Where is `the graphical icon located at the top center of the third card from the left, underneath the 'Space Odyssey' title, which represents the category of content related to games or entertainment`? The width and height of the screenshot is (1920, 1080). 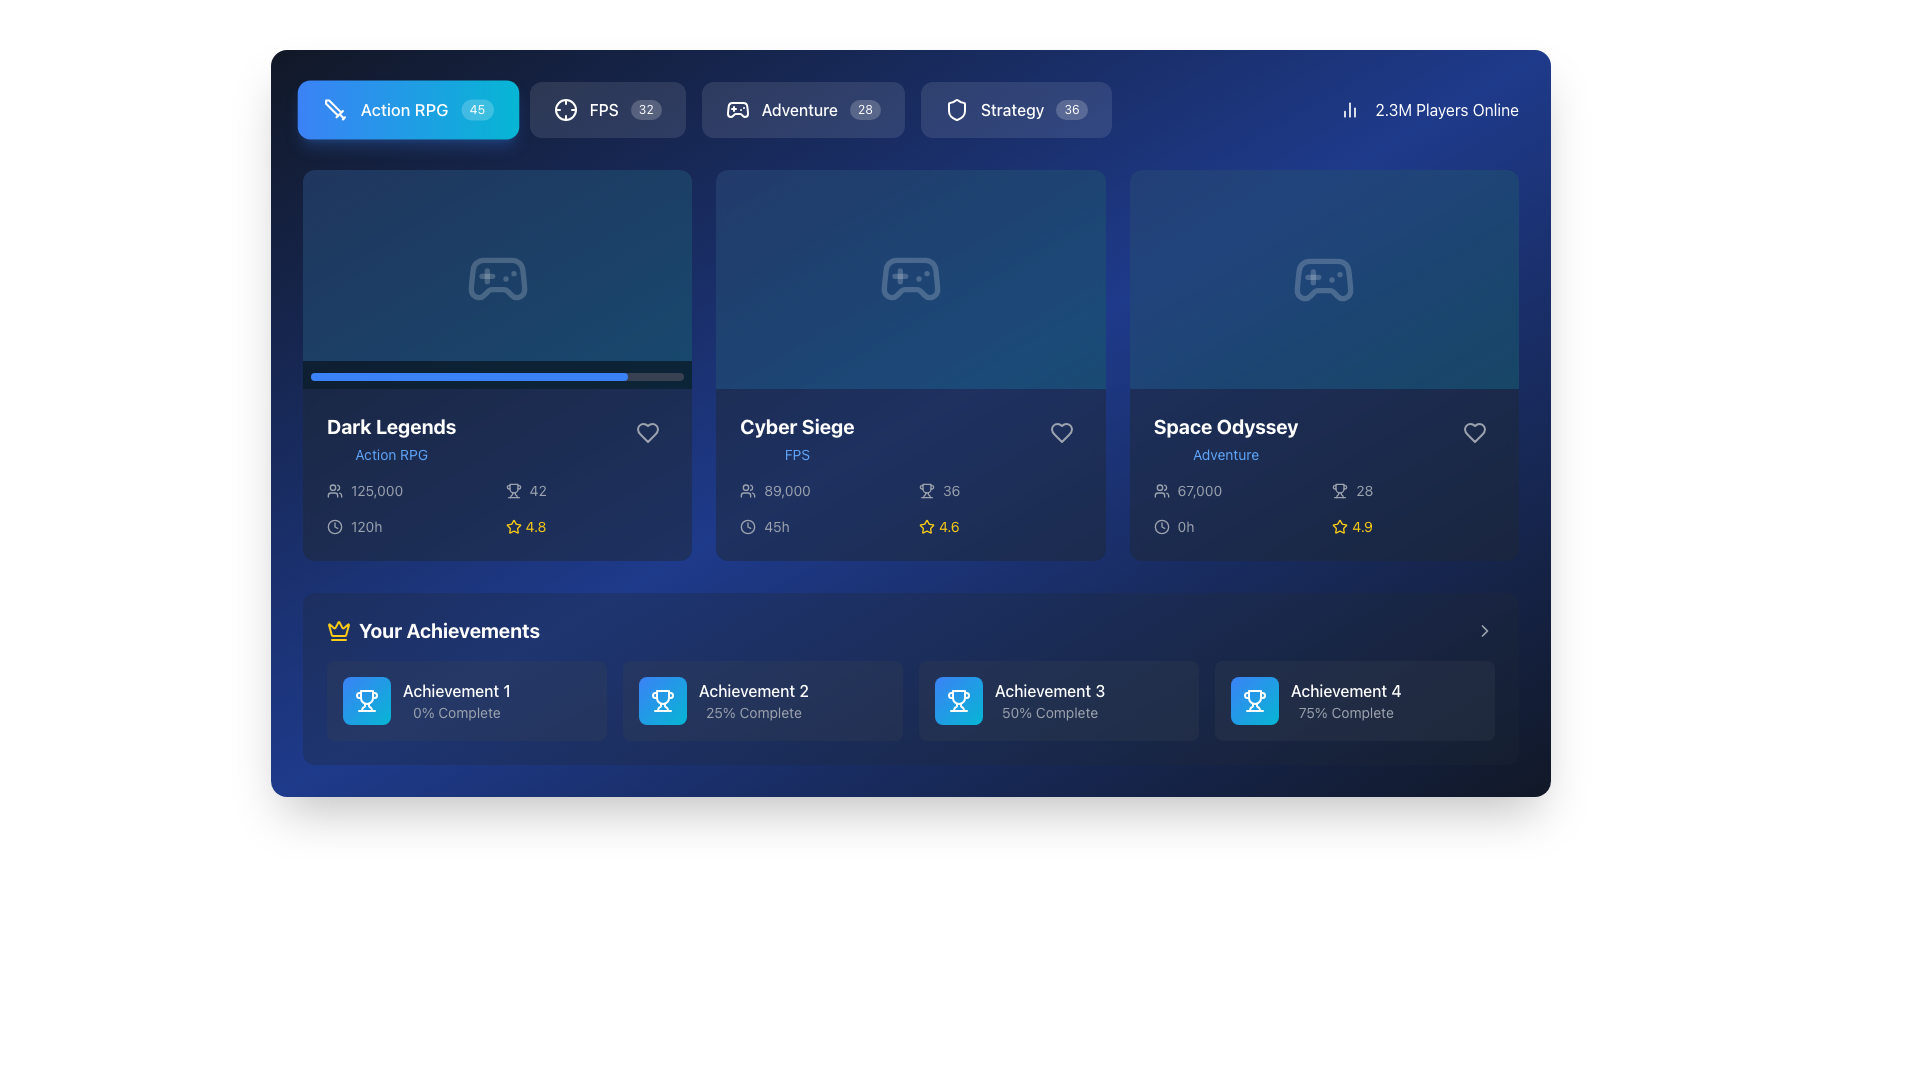 the graphical icon located at the top center of the third card from the left, underneath the 'Space Odyssey' title, which represents the category of content related to games or entertainment is located at coordinates (1324, 279).